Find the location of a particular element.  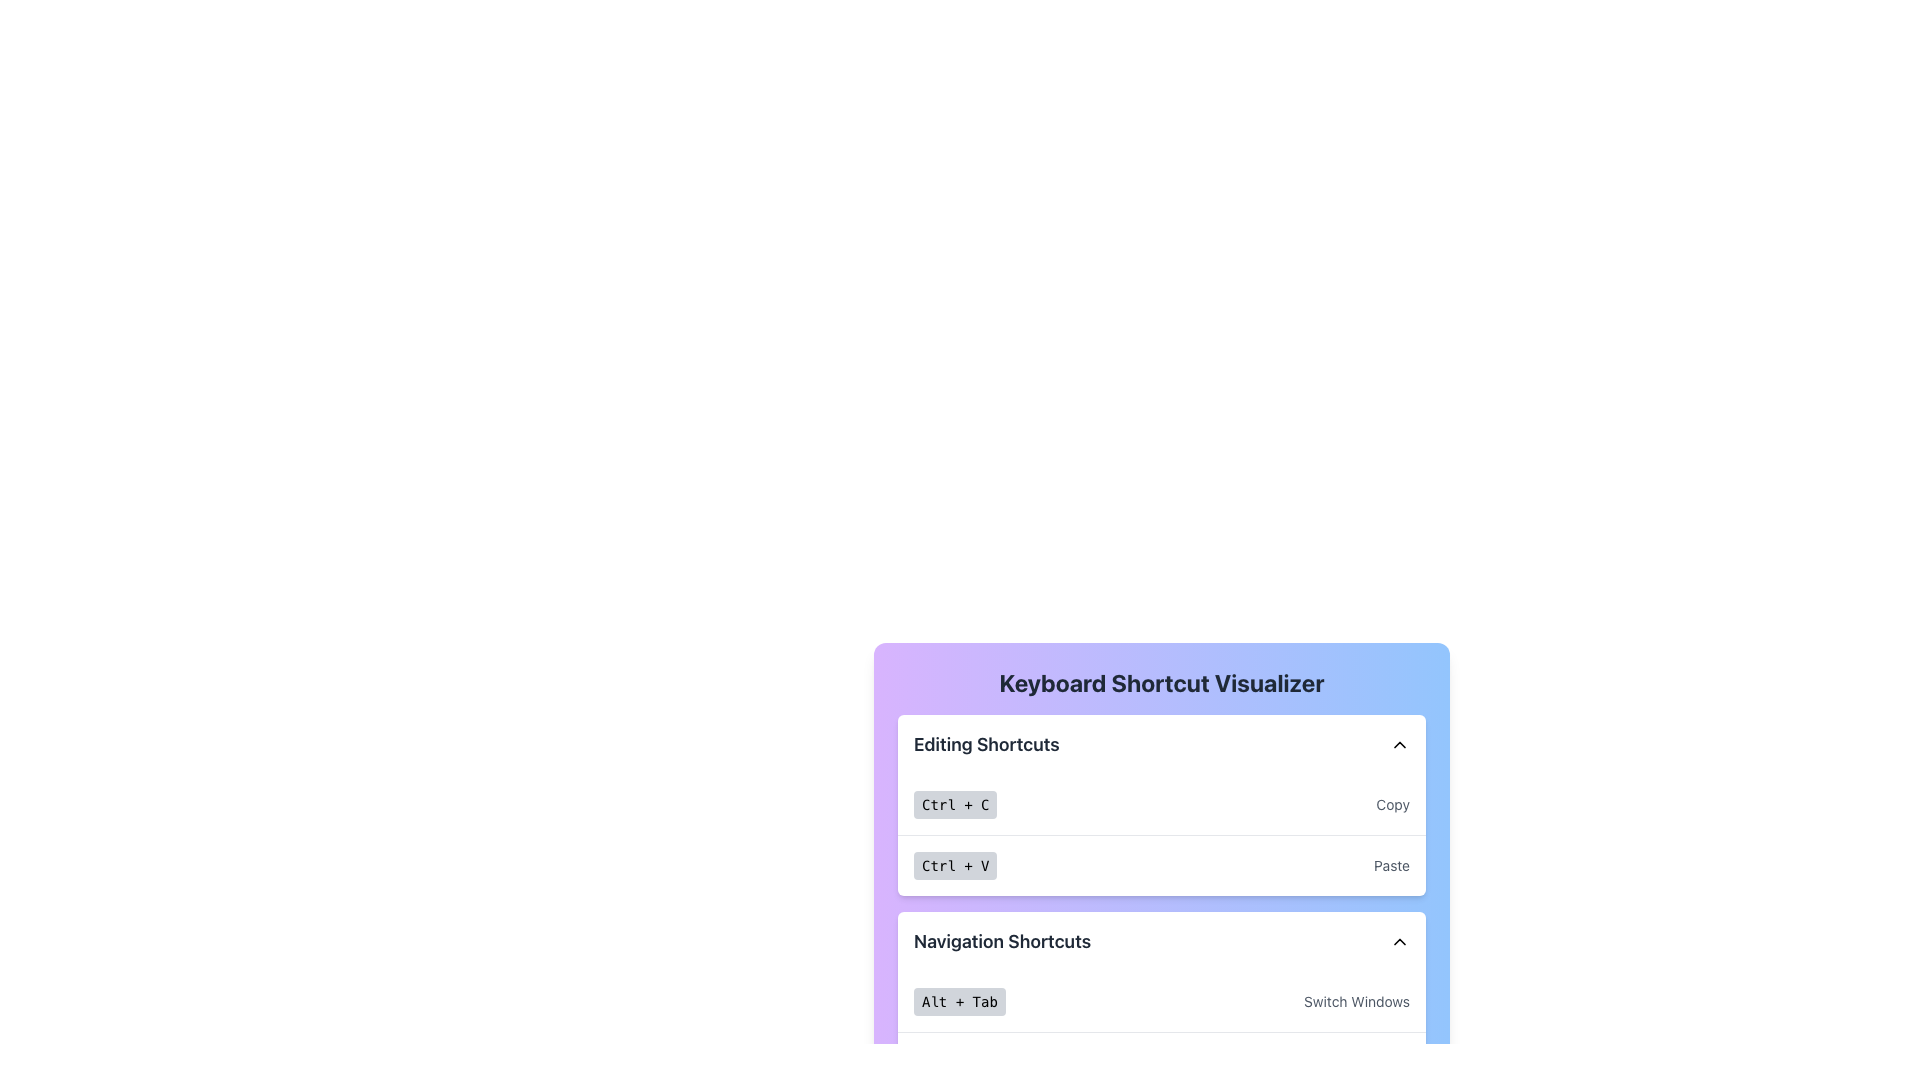

the upward chevron icon located to the right of the 'Editing Shortcuts' label is located at coordinates (1399, 744).